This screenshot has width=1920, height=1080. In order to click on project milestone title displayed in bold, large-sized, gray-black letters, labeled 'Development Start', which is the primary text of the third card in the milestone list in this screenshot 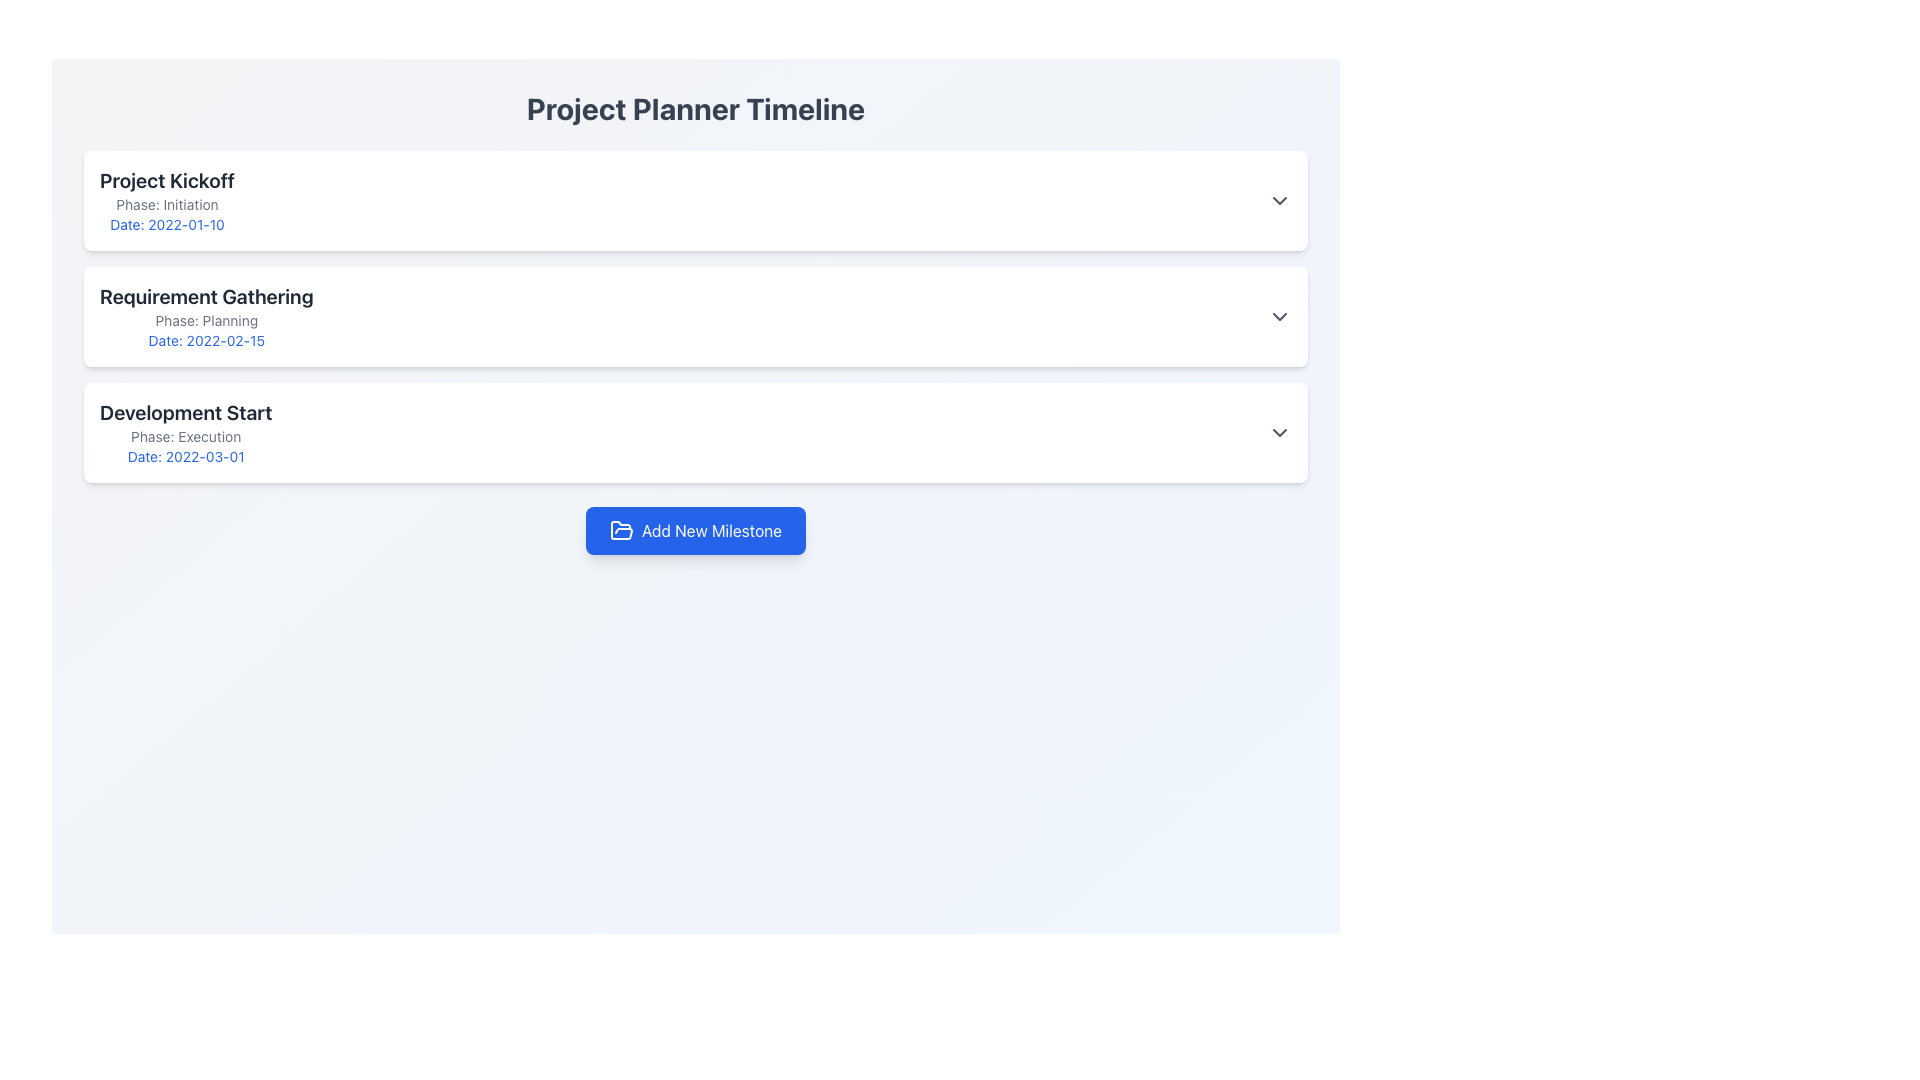, I will do `click(186, 411)`.